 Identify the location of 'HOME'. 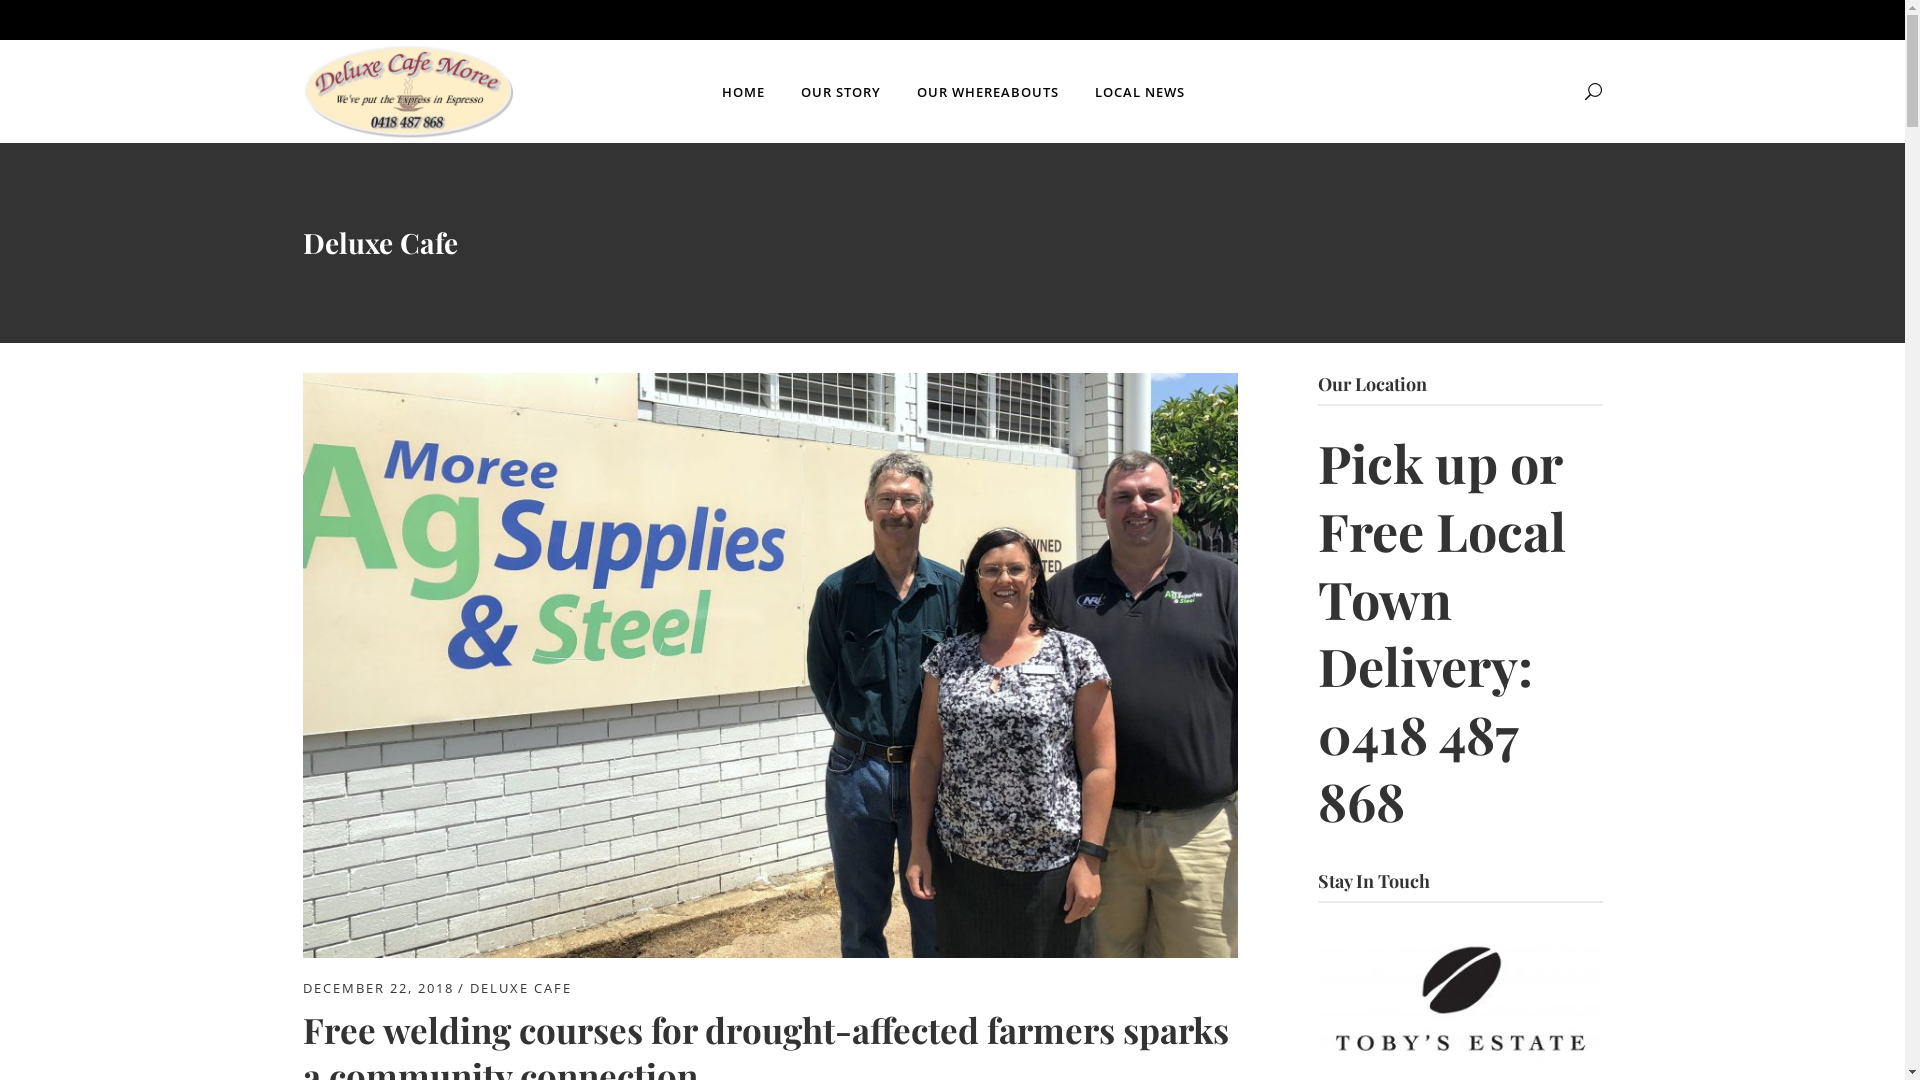
(742, 91).